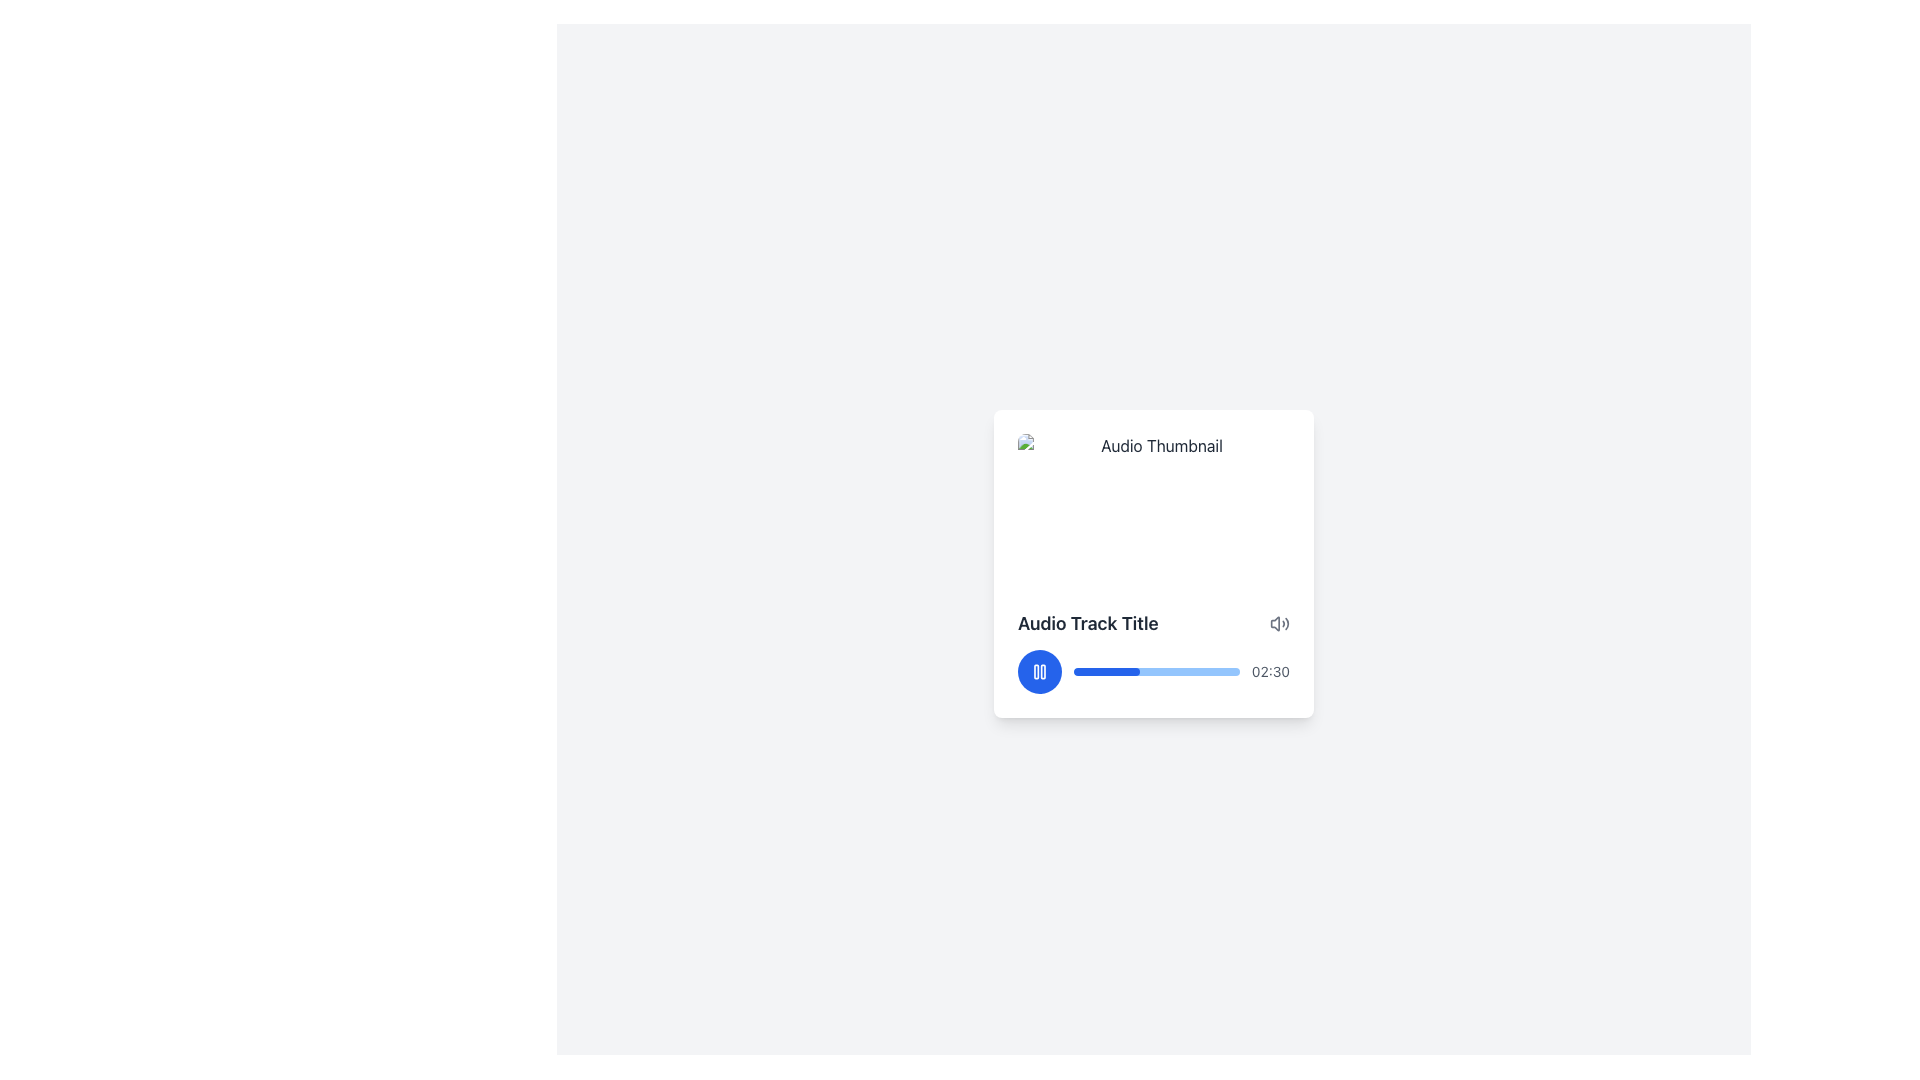 The height and width of the screenshot is (1080, 1920). What do you see at coordinates (1106, 671) in the screenshot?
I see `the progress bar, which is a horizontally aligned rectangular blue bar with rounded edges, indicating progress in the audio player component` at bounding box center [1106, 671].